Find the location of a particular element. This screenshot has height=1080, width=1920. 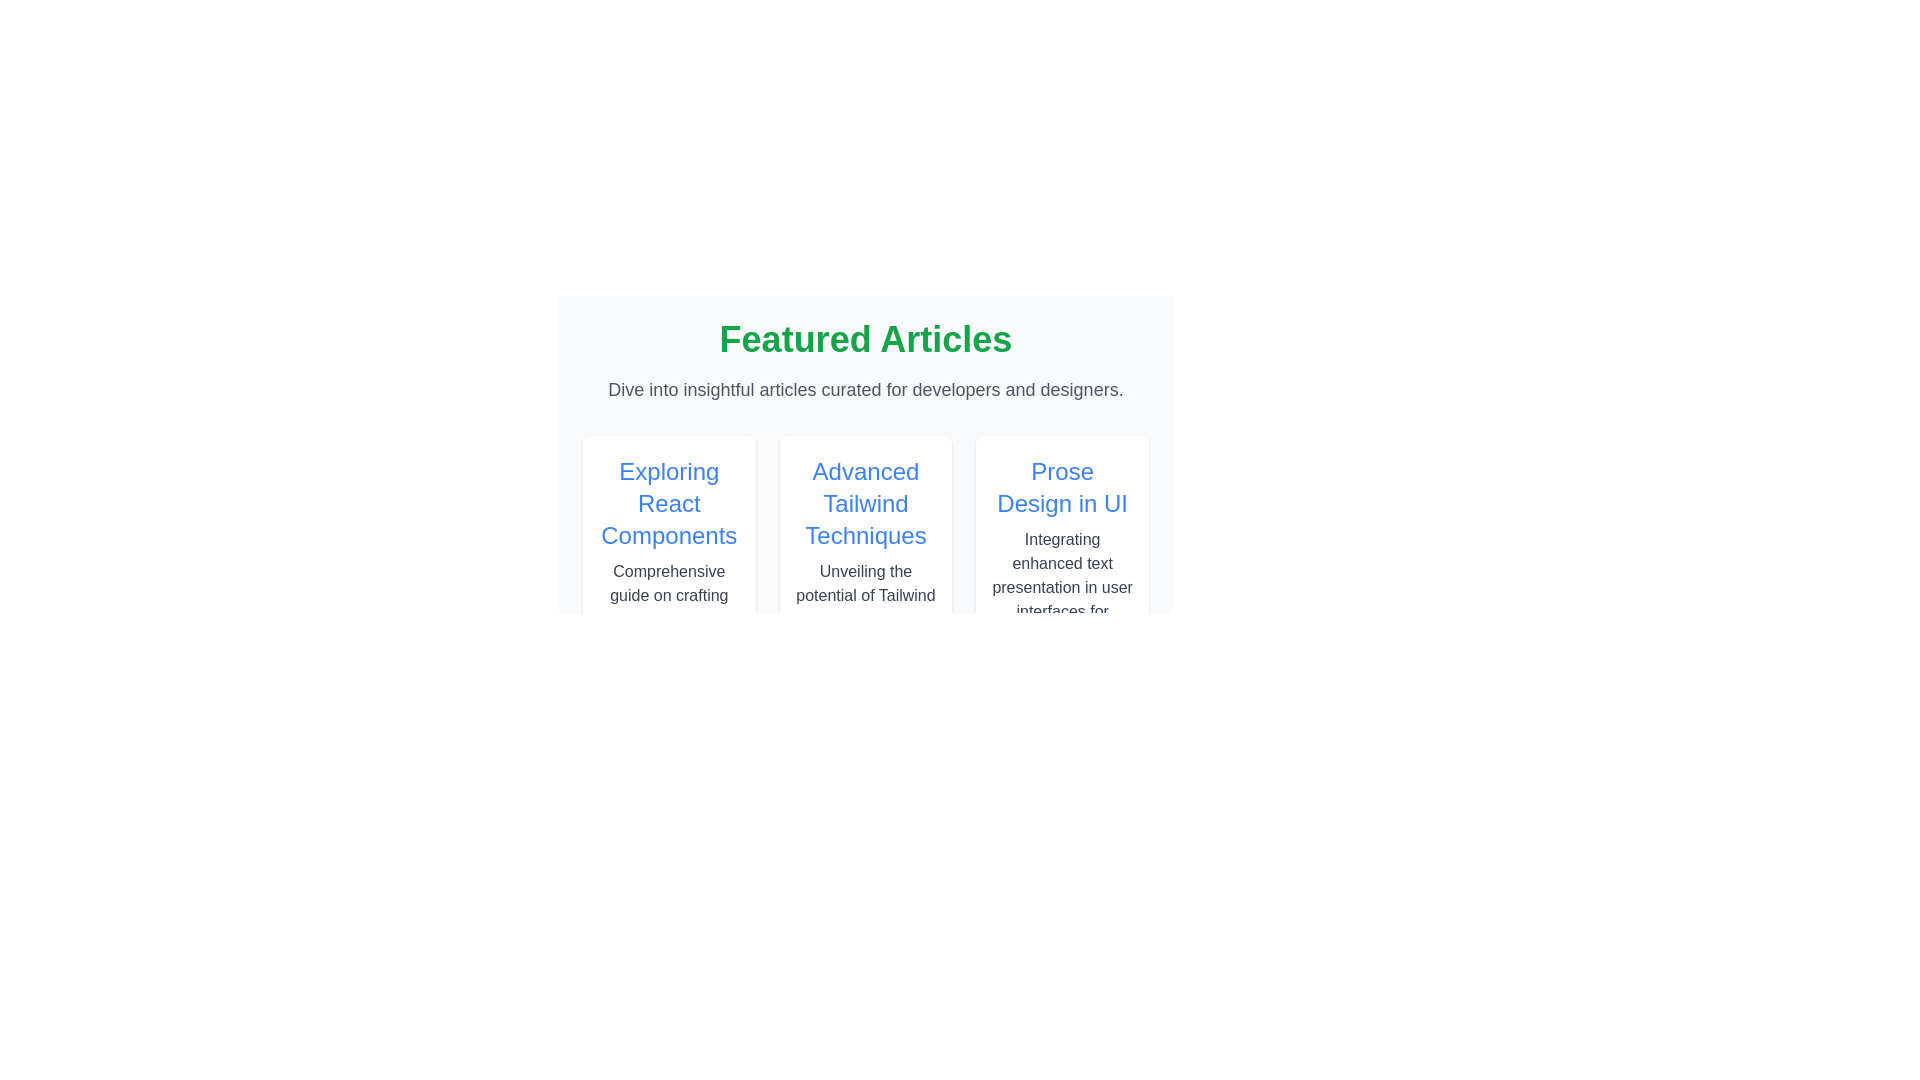

the second card in the horizontal list of featured articles is located at coordinates (865, 603).